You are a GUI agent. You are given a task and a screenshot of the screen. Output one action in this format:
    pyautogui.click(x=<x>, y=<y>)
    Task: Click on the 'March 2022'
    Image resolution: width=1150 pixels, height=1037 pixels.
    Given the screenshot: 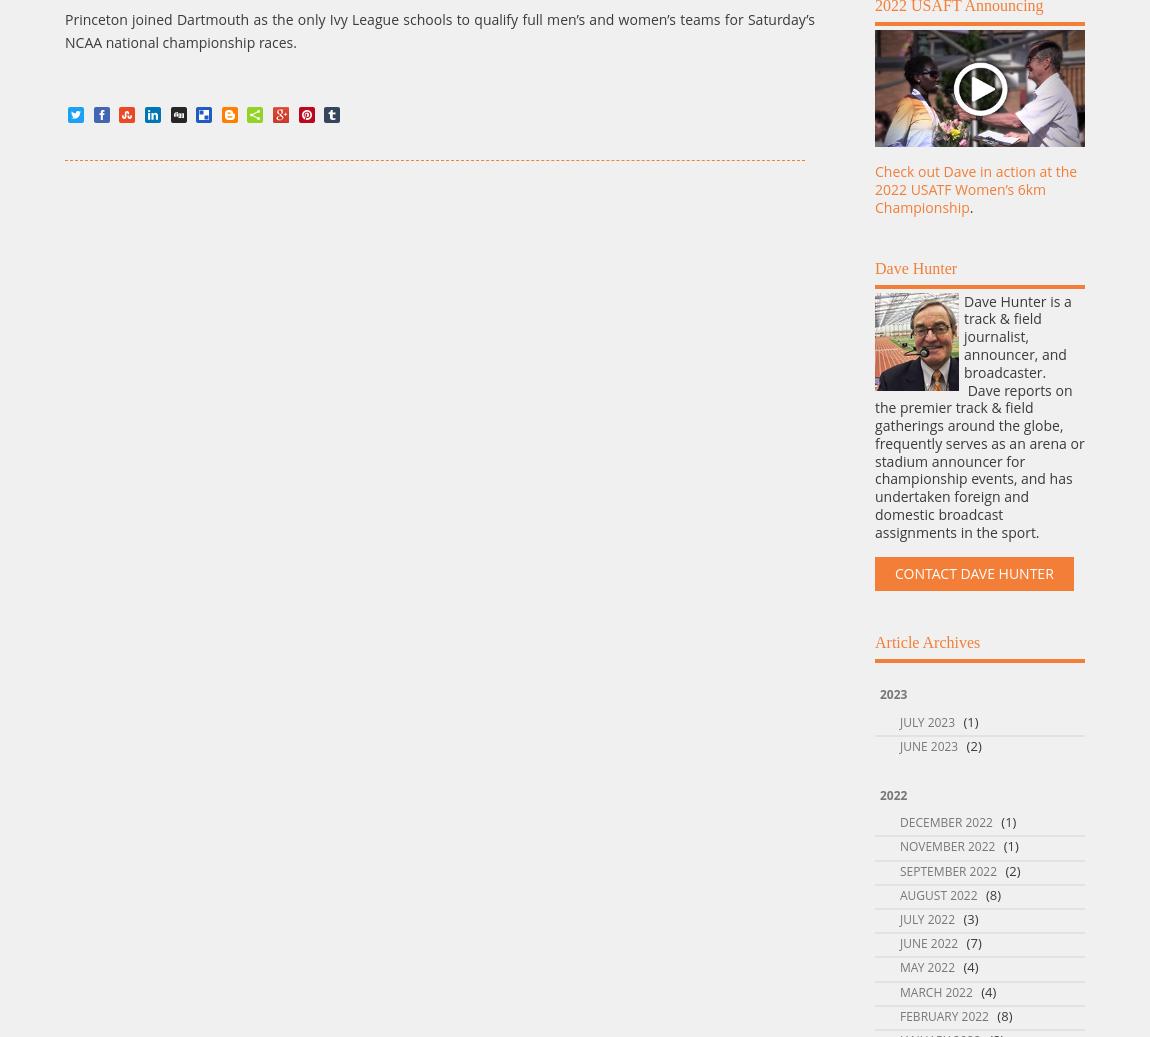 What is the action you would take?
    pyautogui.click(x=935, y=991)
    